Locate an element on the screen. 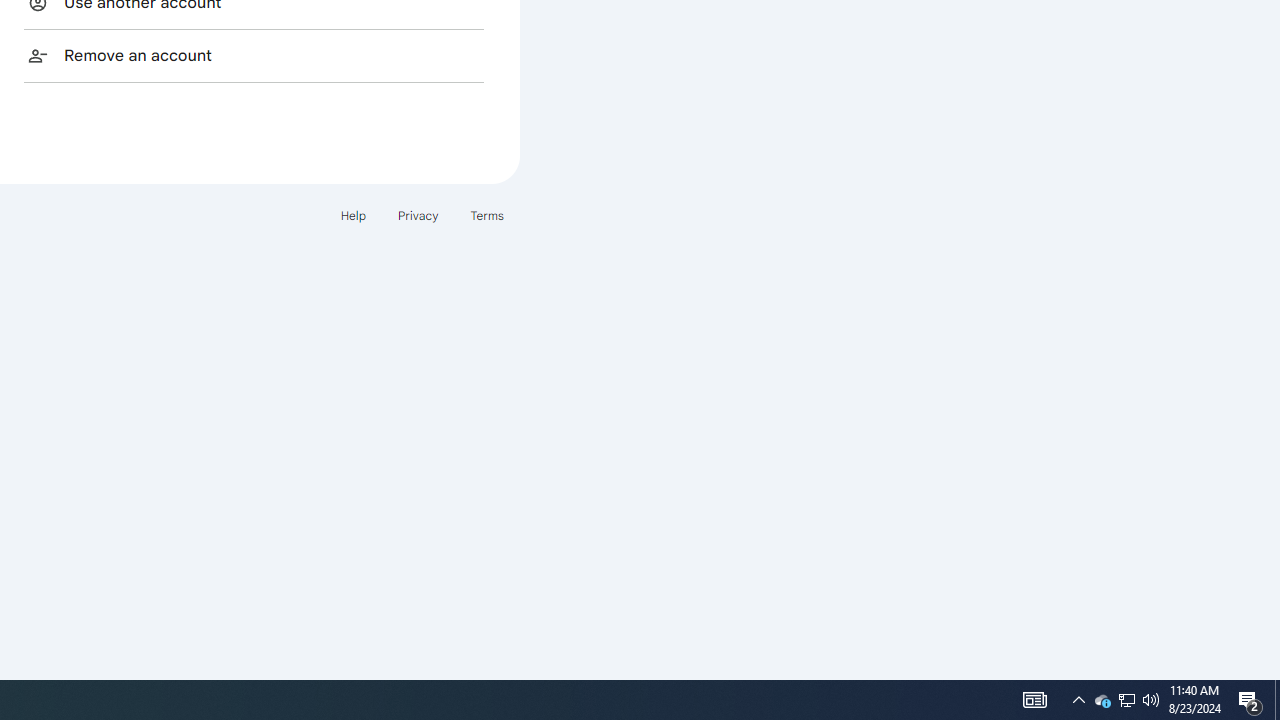  'Terms' is located at coordinates (487, 215).